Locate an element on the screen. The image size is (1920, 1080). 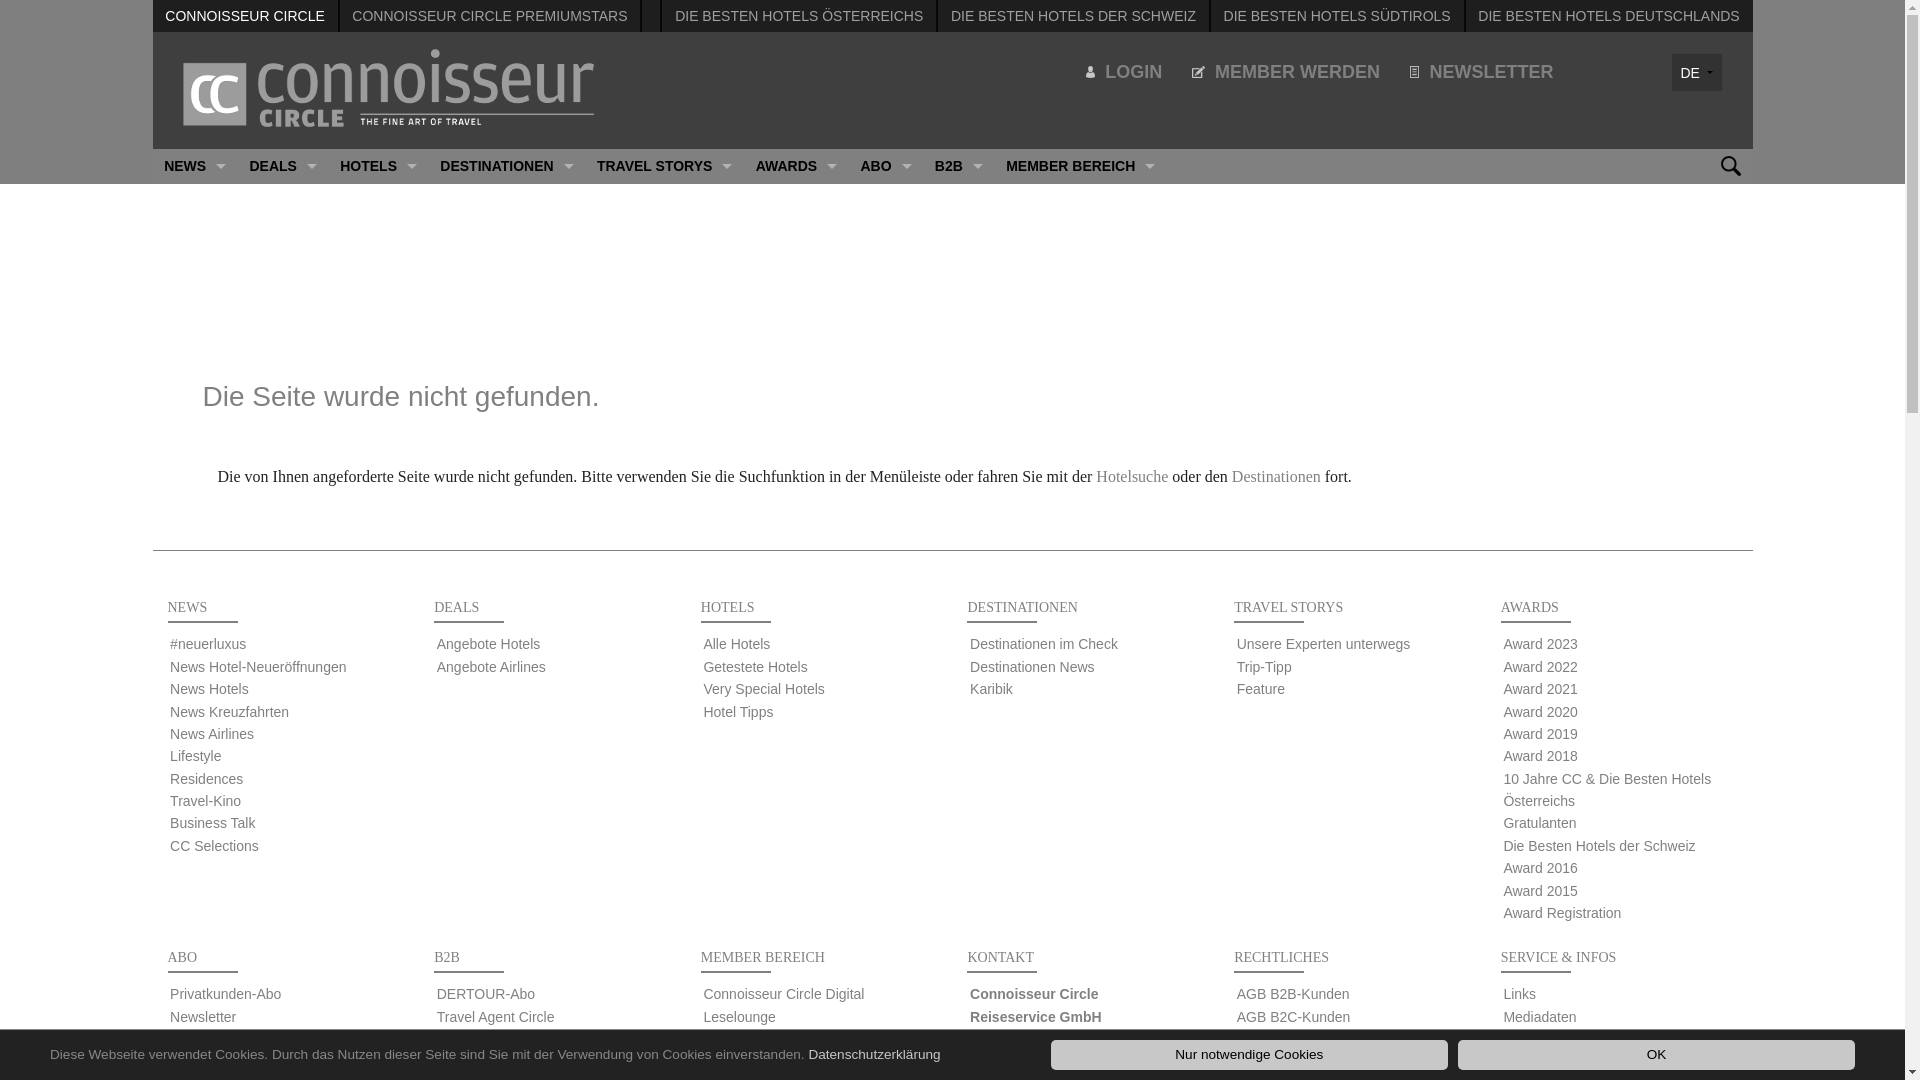
'#neuerluxus' is located at coordinates (207, 644).